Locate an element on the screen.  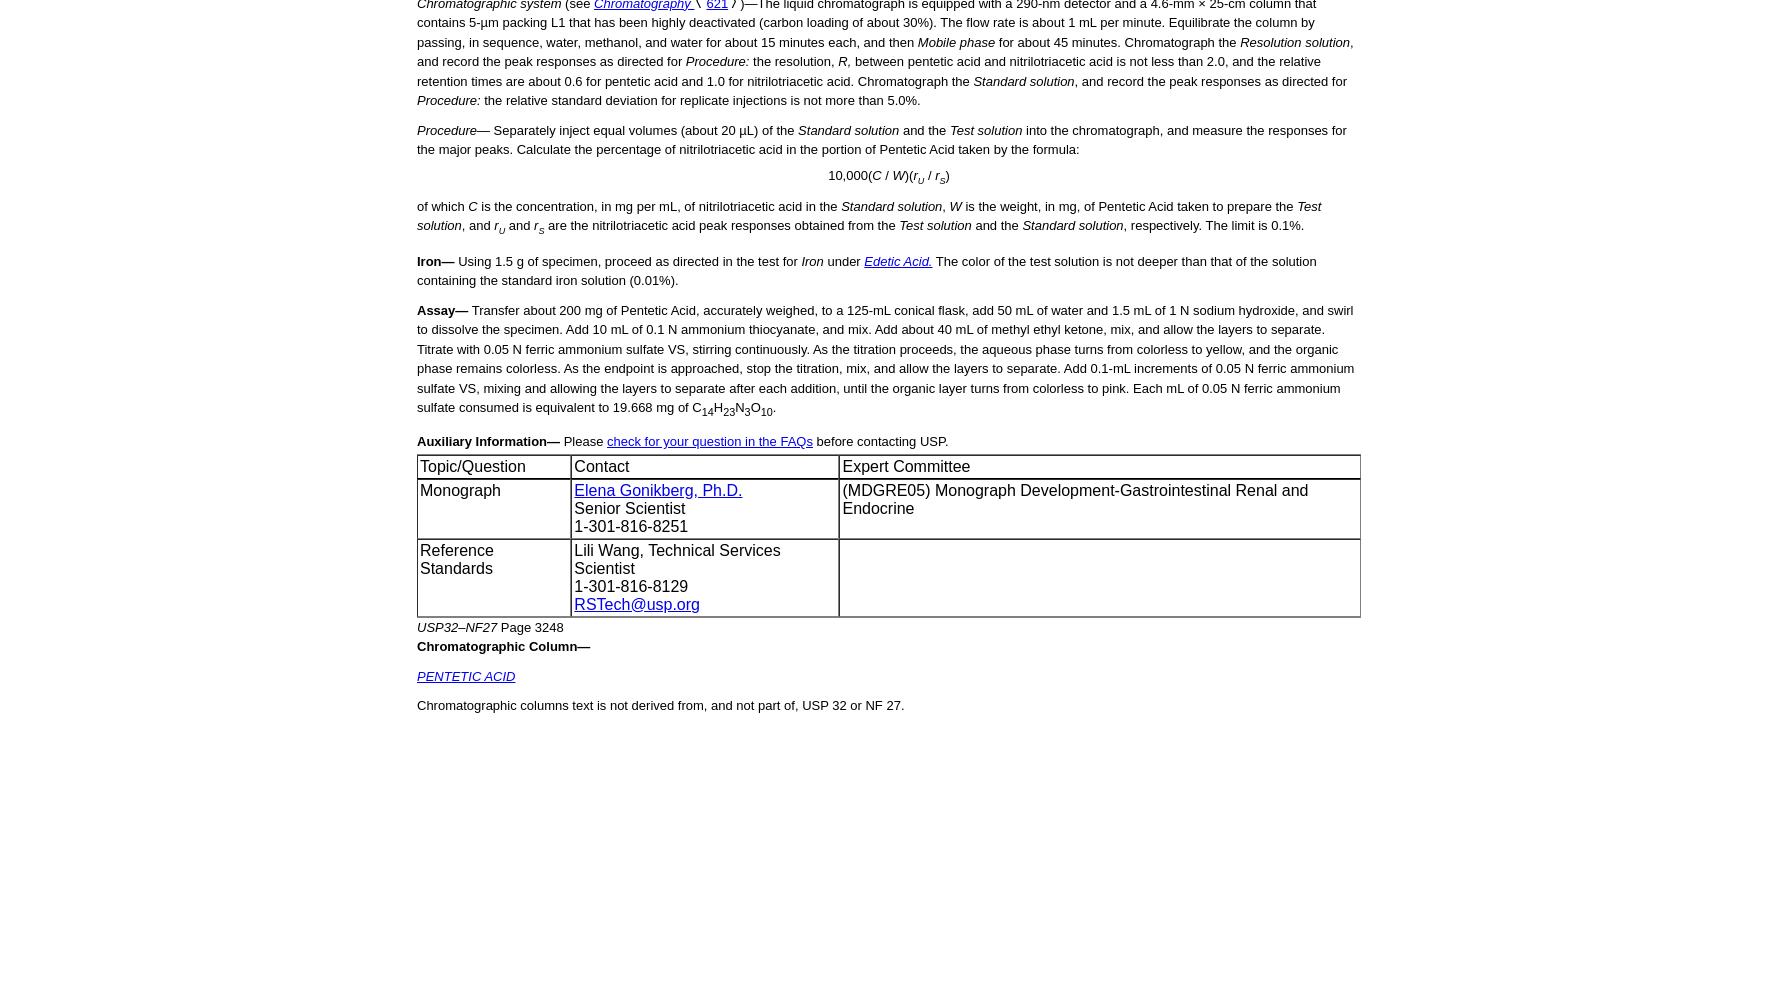
'.' is located at coordinates (773, 407).